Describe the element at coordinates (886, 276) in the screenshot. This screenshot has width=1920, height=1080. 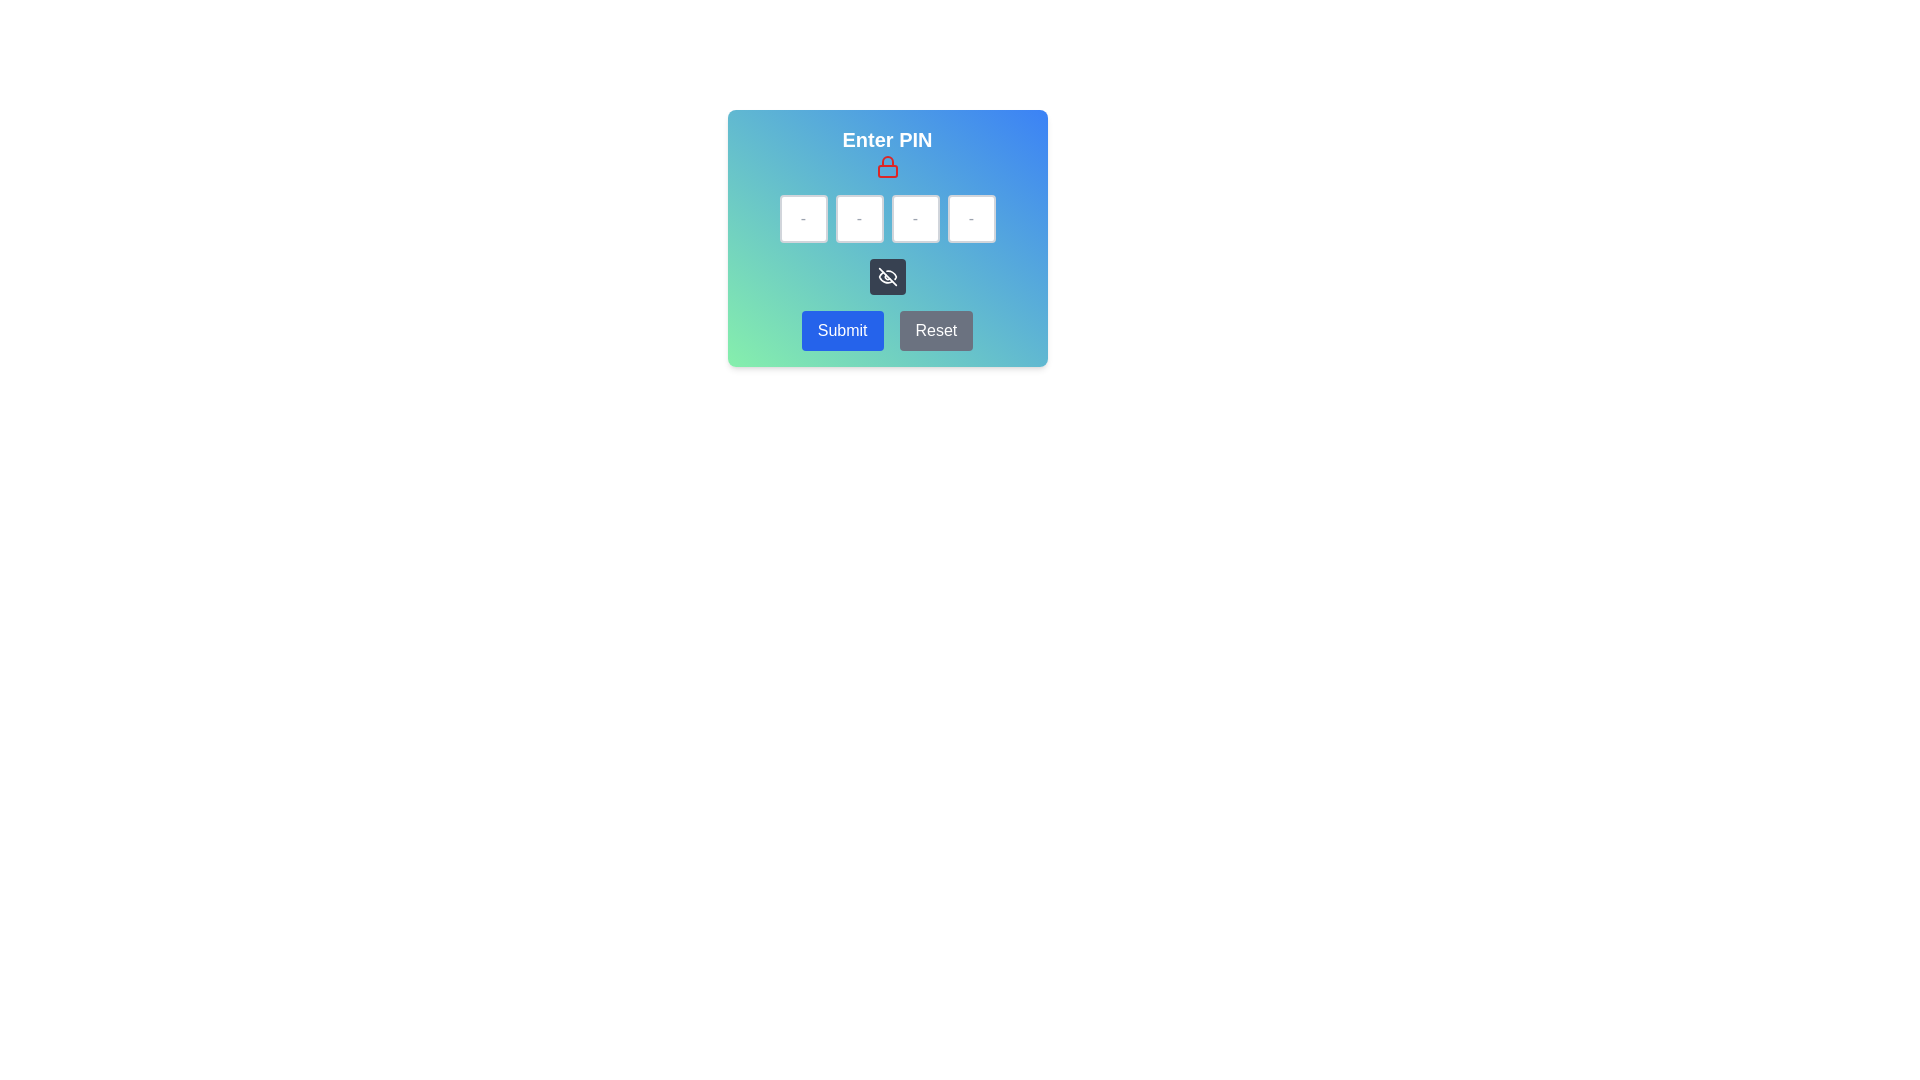
I see `the visibility toggle button located below the PIN input fields to switch between masked and unmasked states` at that location.